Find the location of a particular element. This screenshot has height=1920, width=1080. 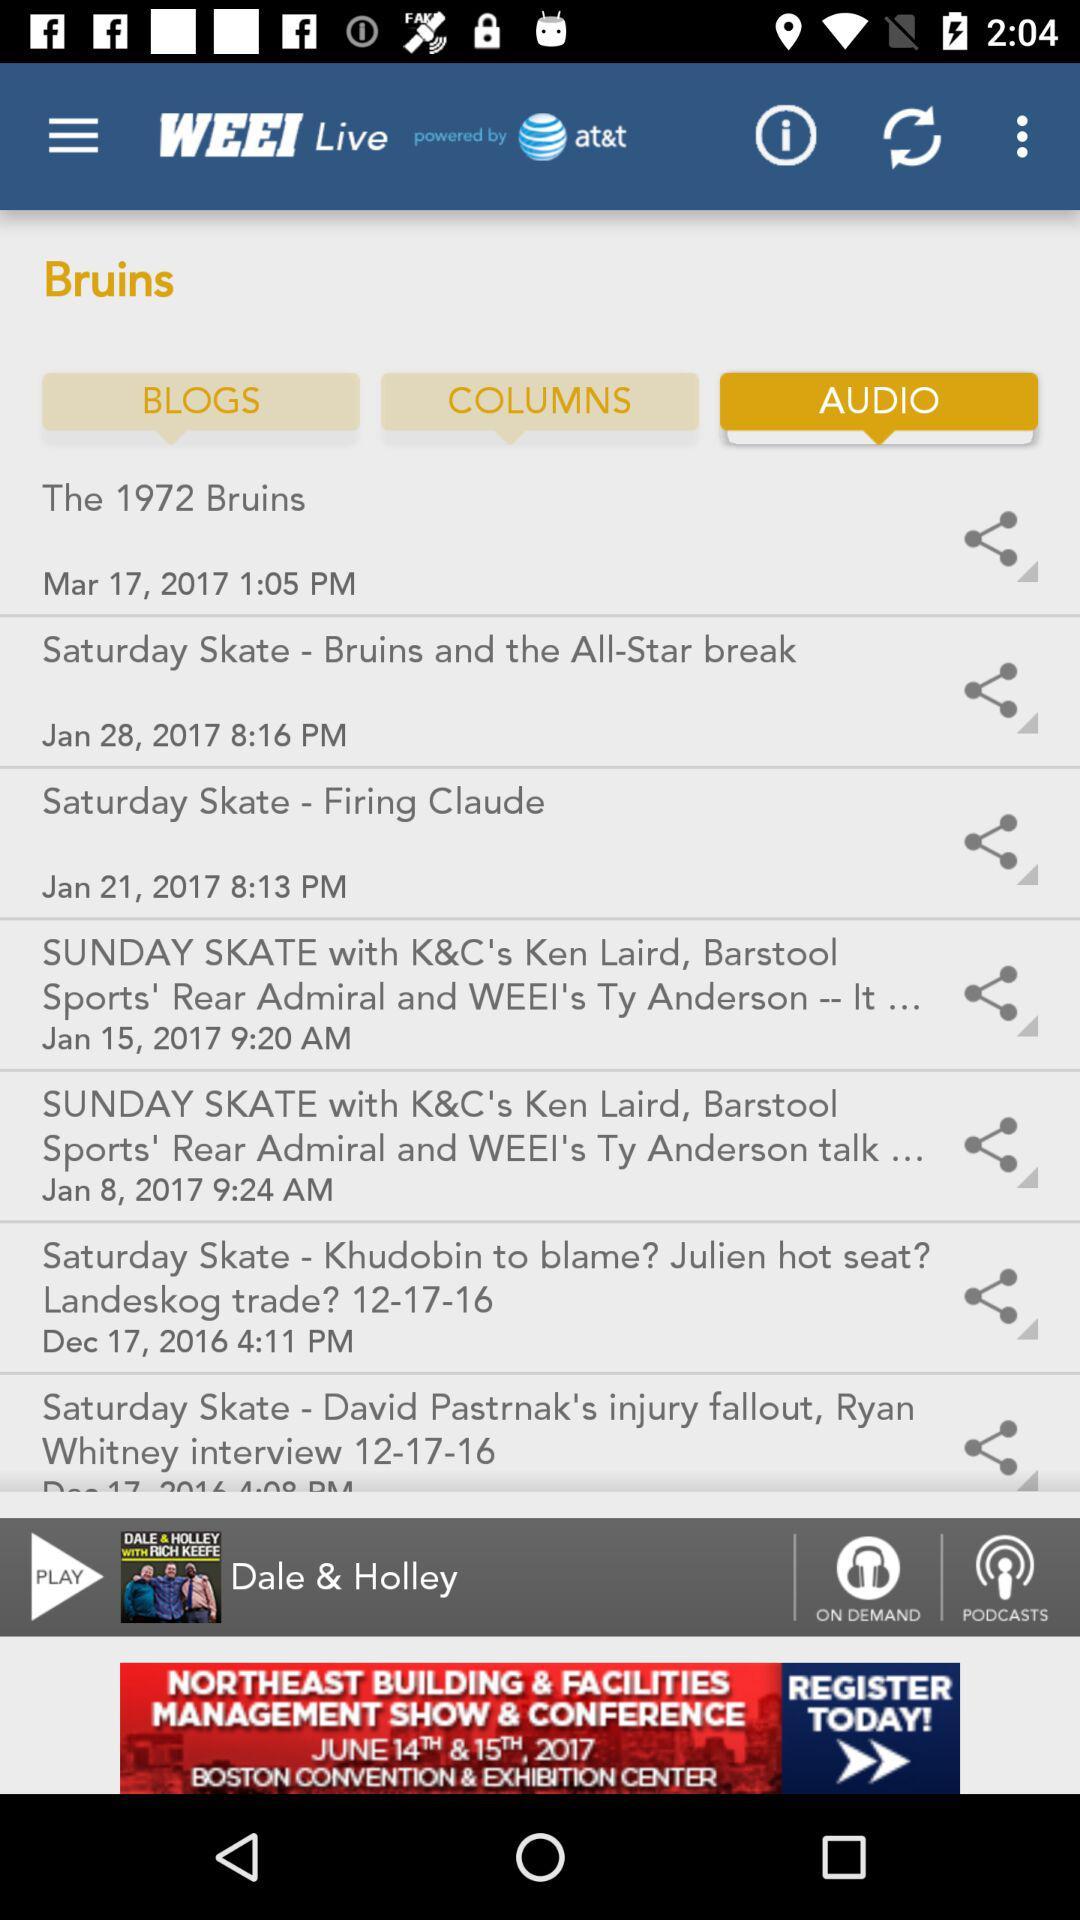

the play icon is located at coordinates (54, 1576).